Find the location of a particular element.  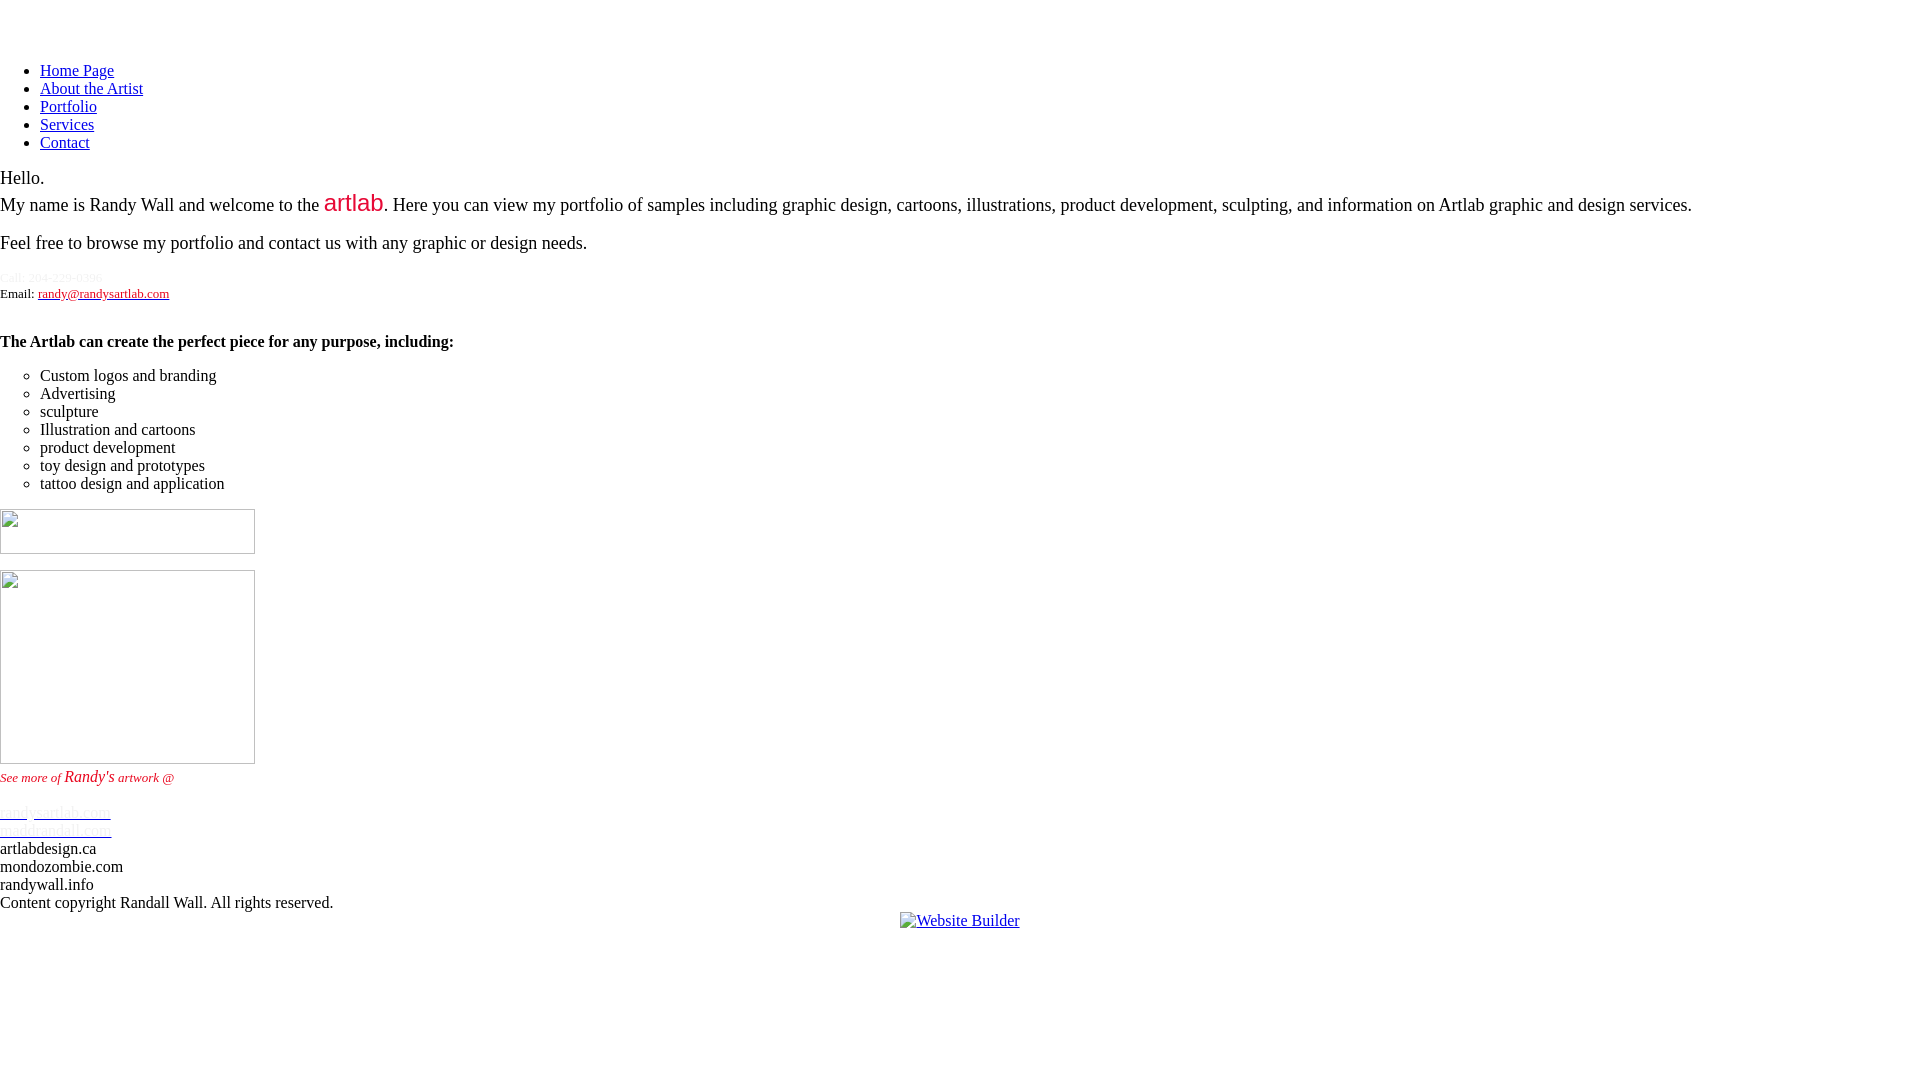

'randysartlab.com' is located at coordinates (55, 812).